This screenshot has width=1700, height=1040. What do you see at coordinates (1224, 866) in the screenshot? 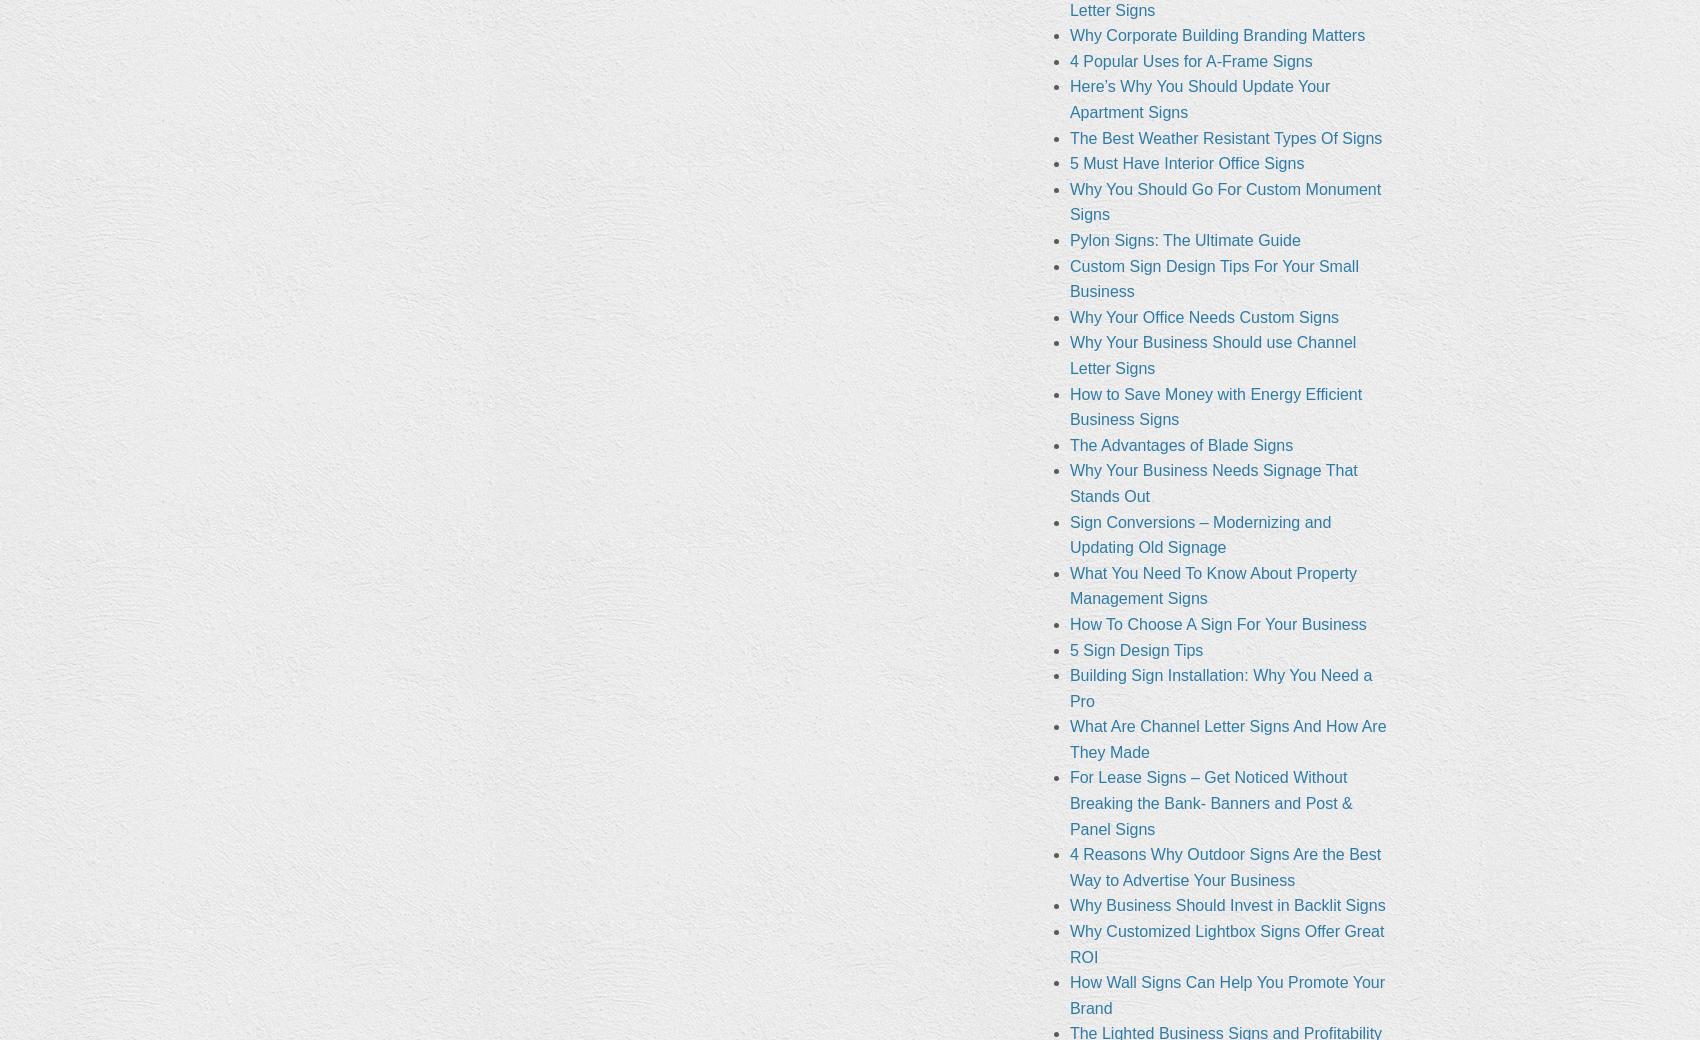
I see `'4 Reasons Why Outdoor Signs Are the Best Way to Advertise Your Business'` at bounding box center [1224, 866].